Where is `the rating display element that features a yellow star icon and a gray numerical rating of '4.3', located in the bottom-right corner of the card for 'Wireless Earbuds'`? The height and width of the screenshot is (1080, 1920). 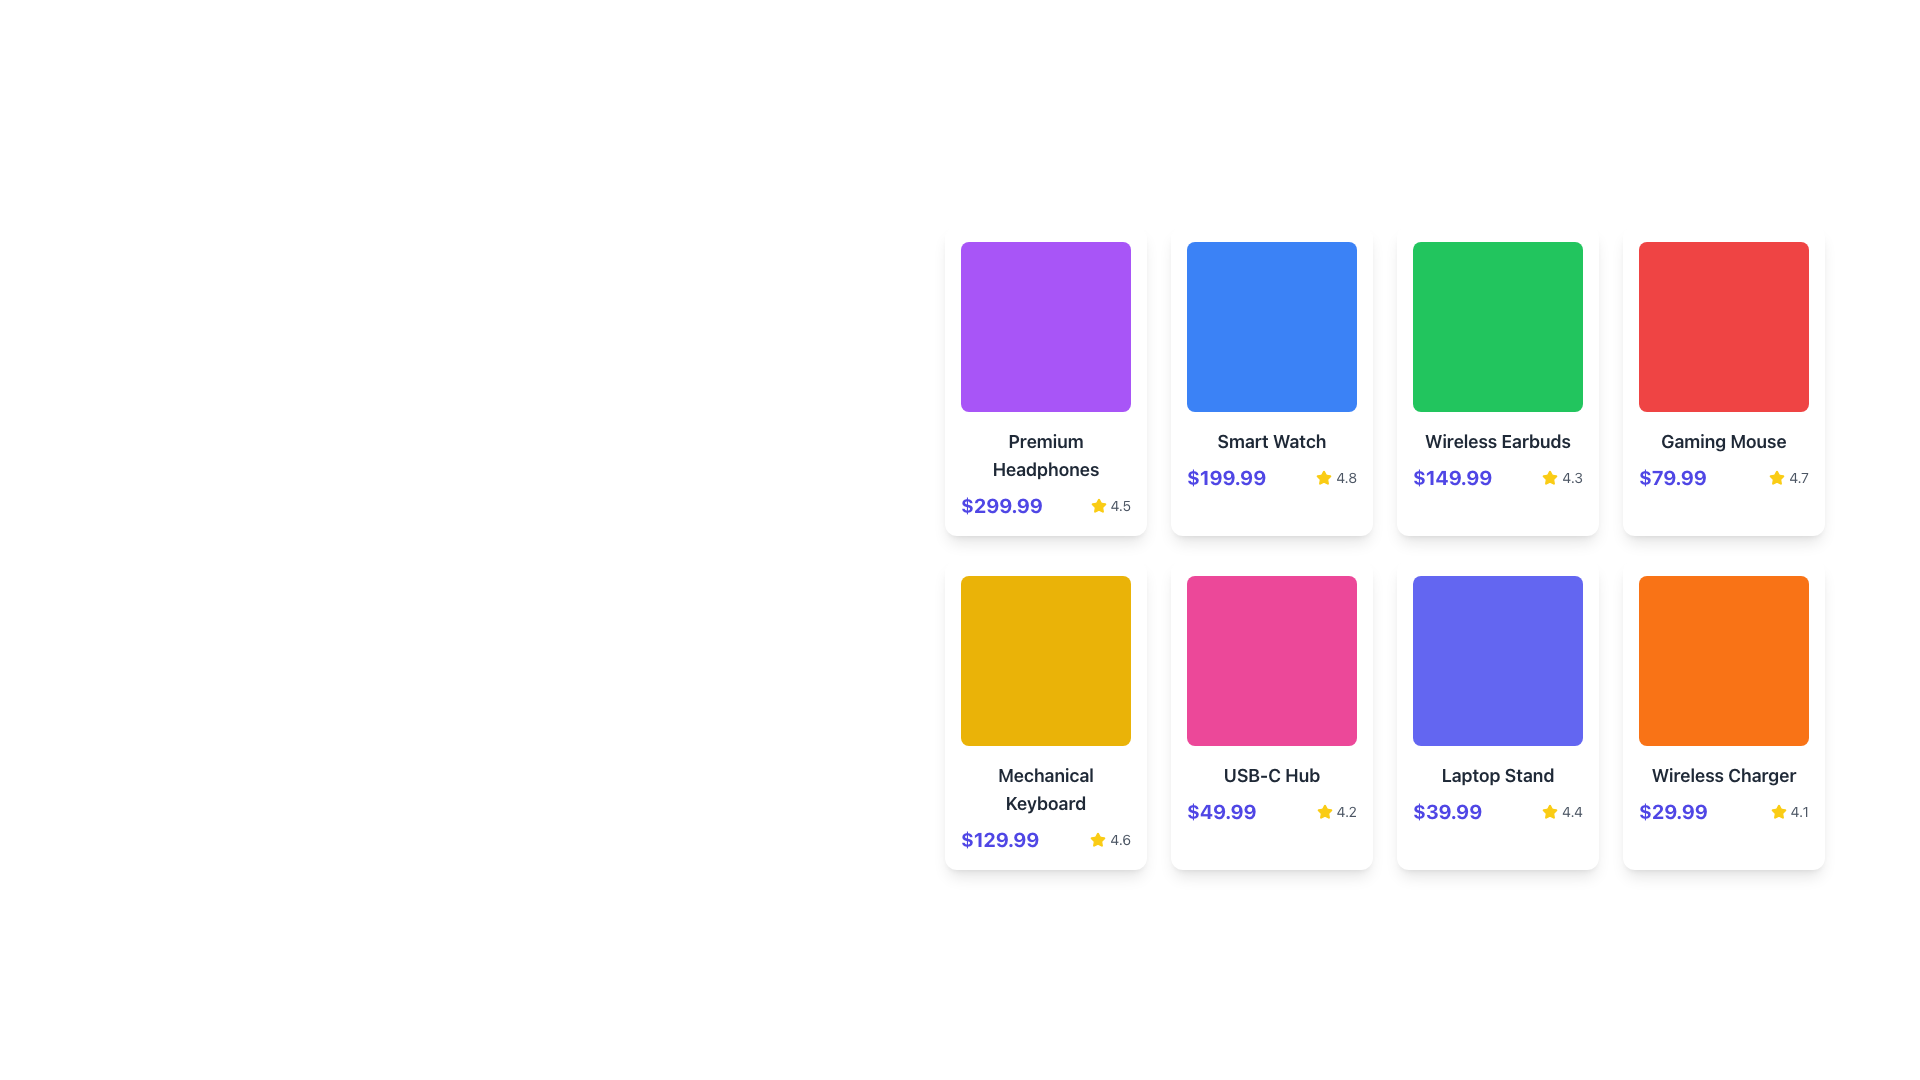 the rating display element that features a yellow star icon and a gray numerical rating of '4.3', located in the bottom-right corner of the card for 'Wireless Earbuds' is located at coordinates (1561, 478).